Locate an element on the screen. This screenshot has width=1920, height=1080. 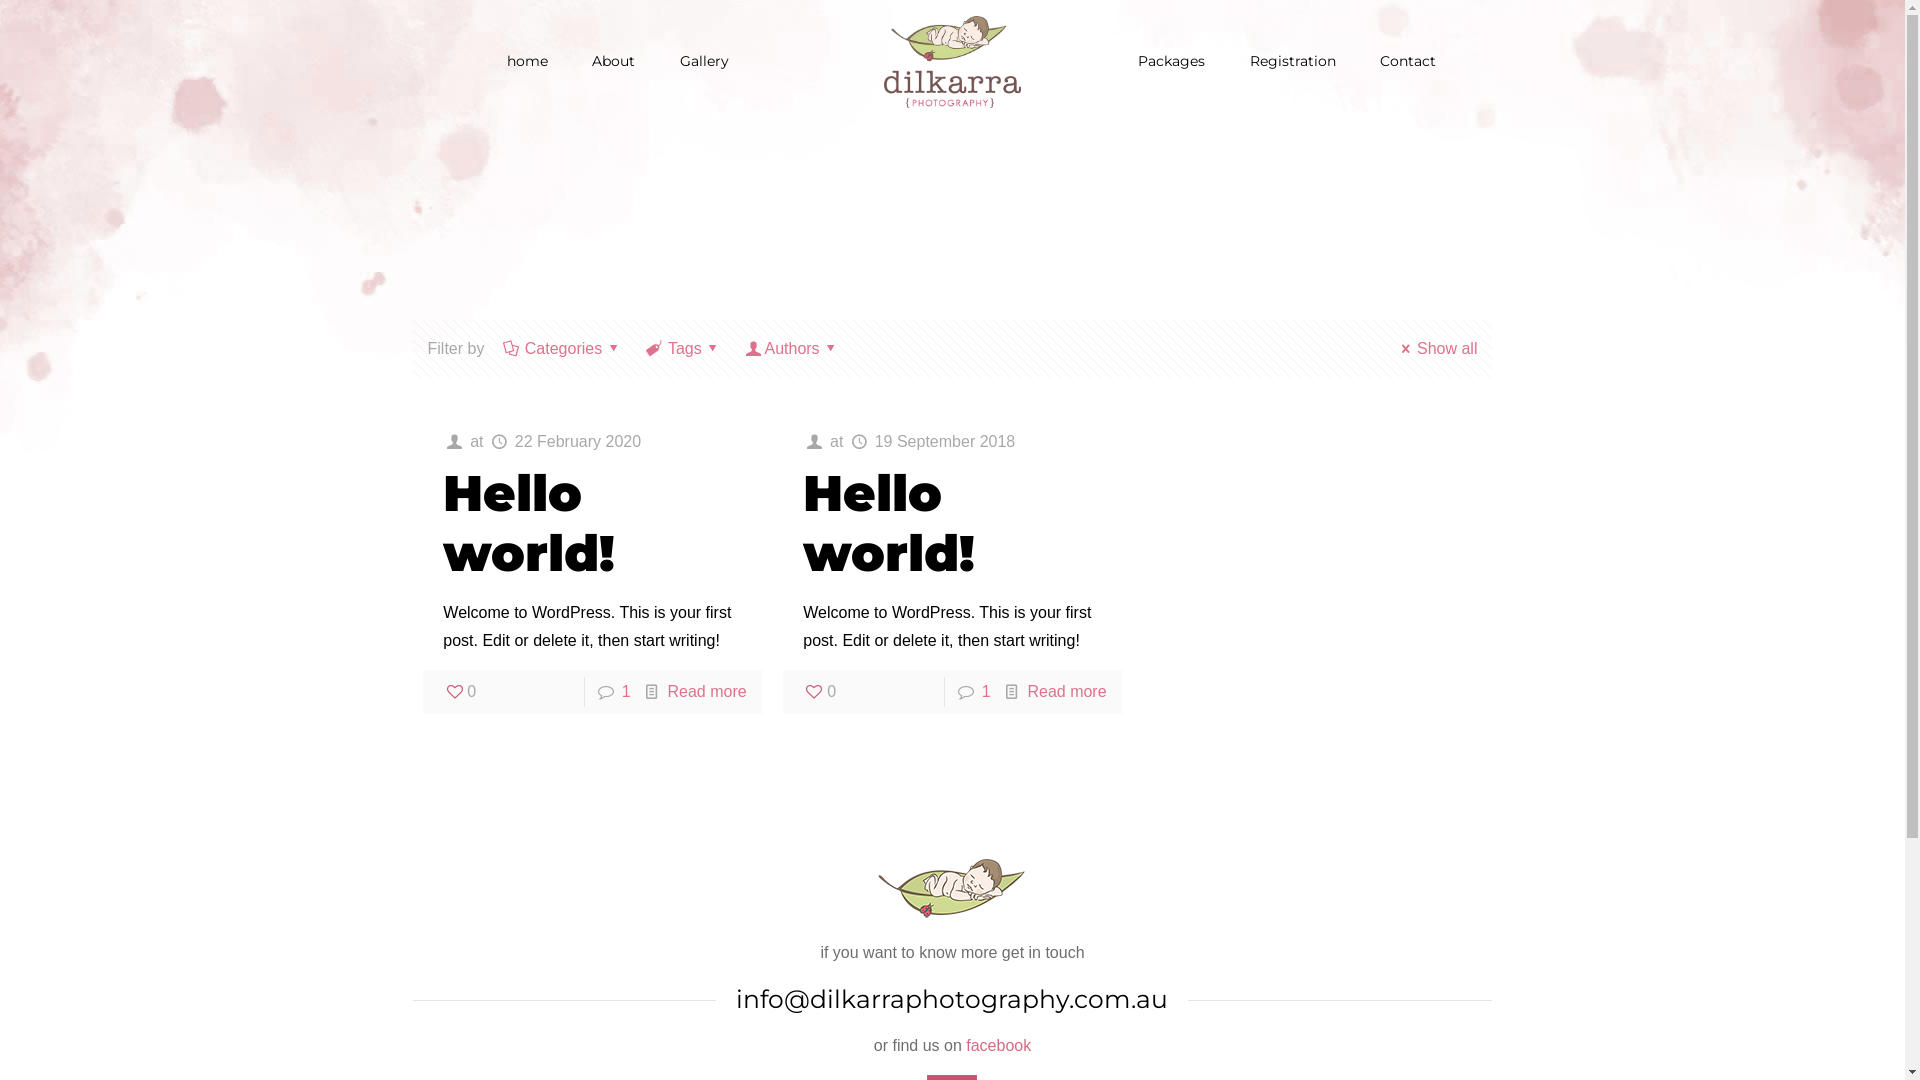
'0' is located at coordinates (819, 690).